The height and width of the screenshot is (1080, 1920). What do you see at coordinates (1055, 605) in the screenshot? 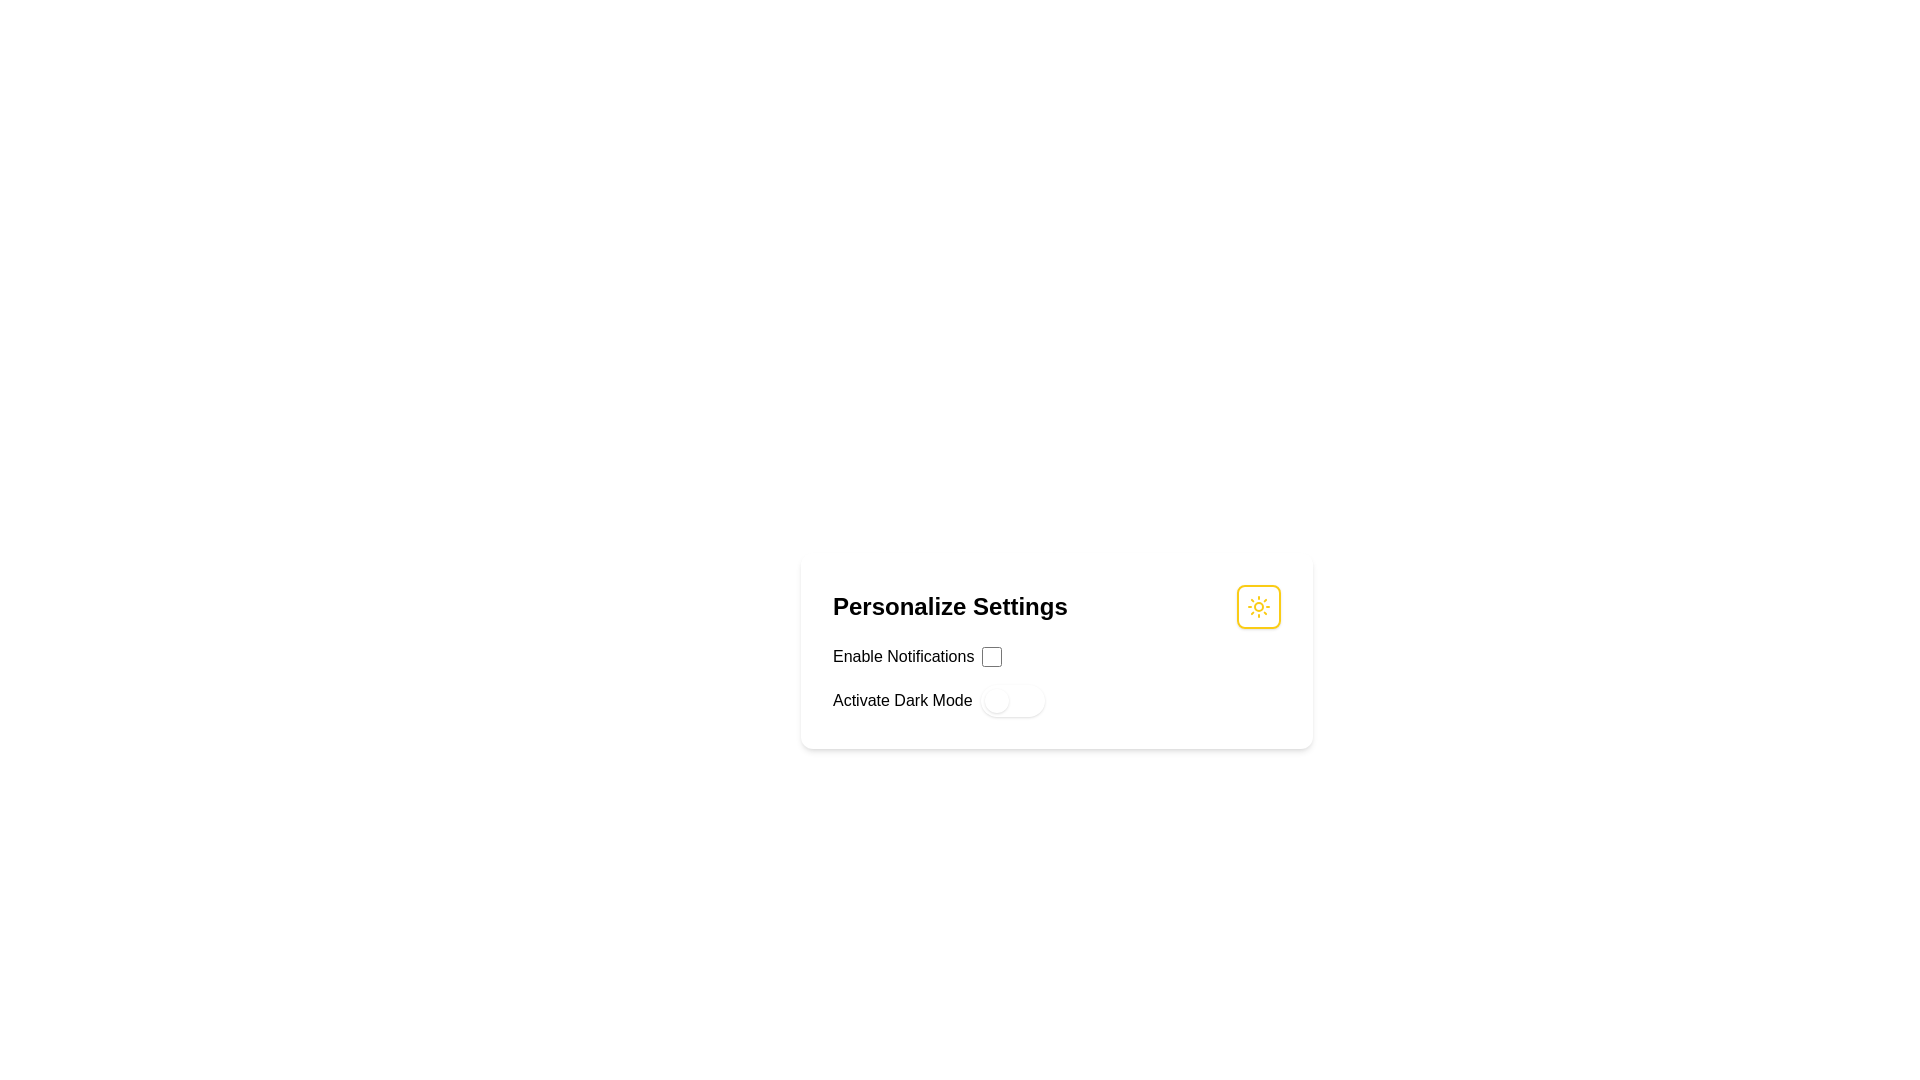
I see `the 'Personalize Settings' header with a sun icon` at bounding box center [1055, 605].